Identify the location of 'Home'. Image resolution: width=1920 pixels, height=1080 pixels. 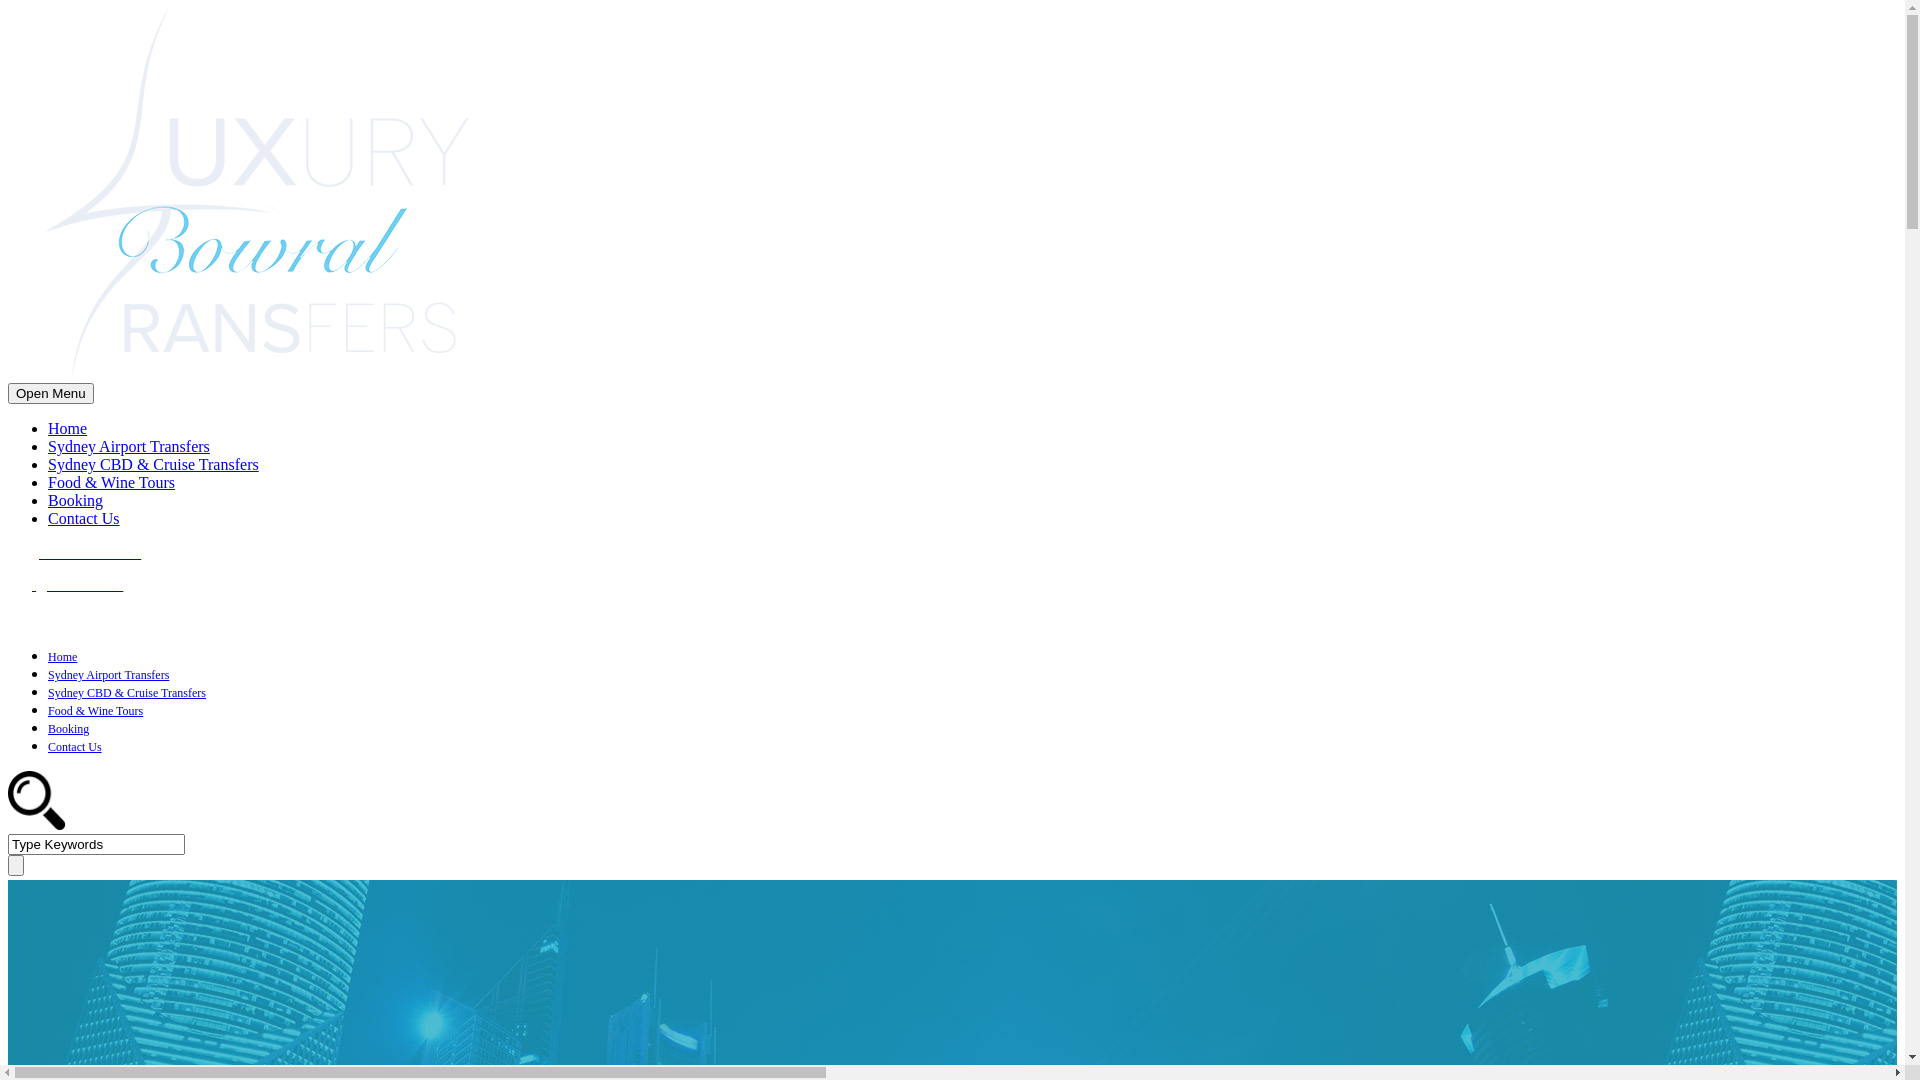
(62, 656).